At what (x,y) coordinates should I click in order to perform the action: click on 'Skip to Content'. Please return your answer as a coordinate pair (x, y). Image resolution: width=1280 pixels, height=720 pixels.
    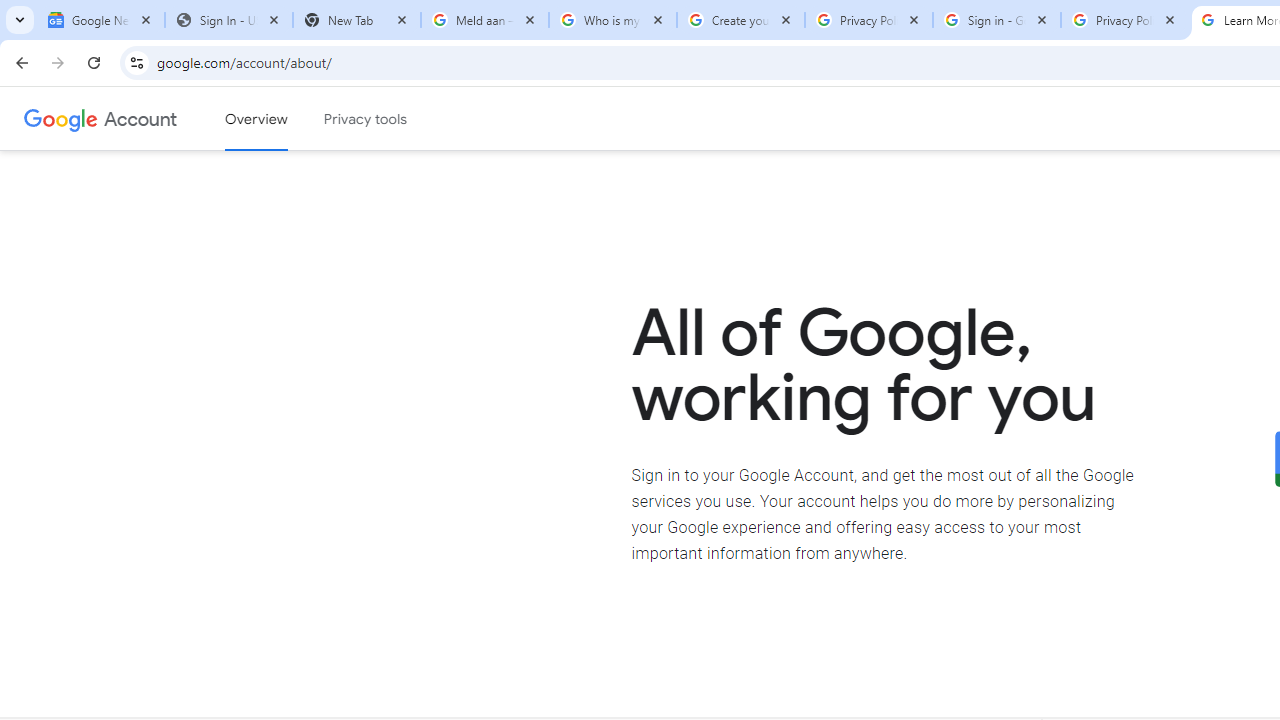
    Looking at the image, I should click on (284, 116).